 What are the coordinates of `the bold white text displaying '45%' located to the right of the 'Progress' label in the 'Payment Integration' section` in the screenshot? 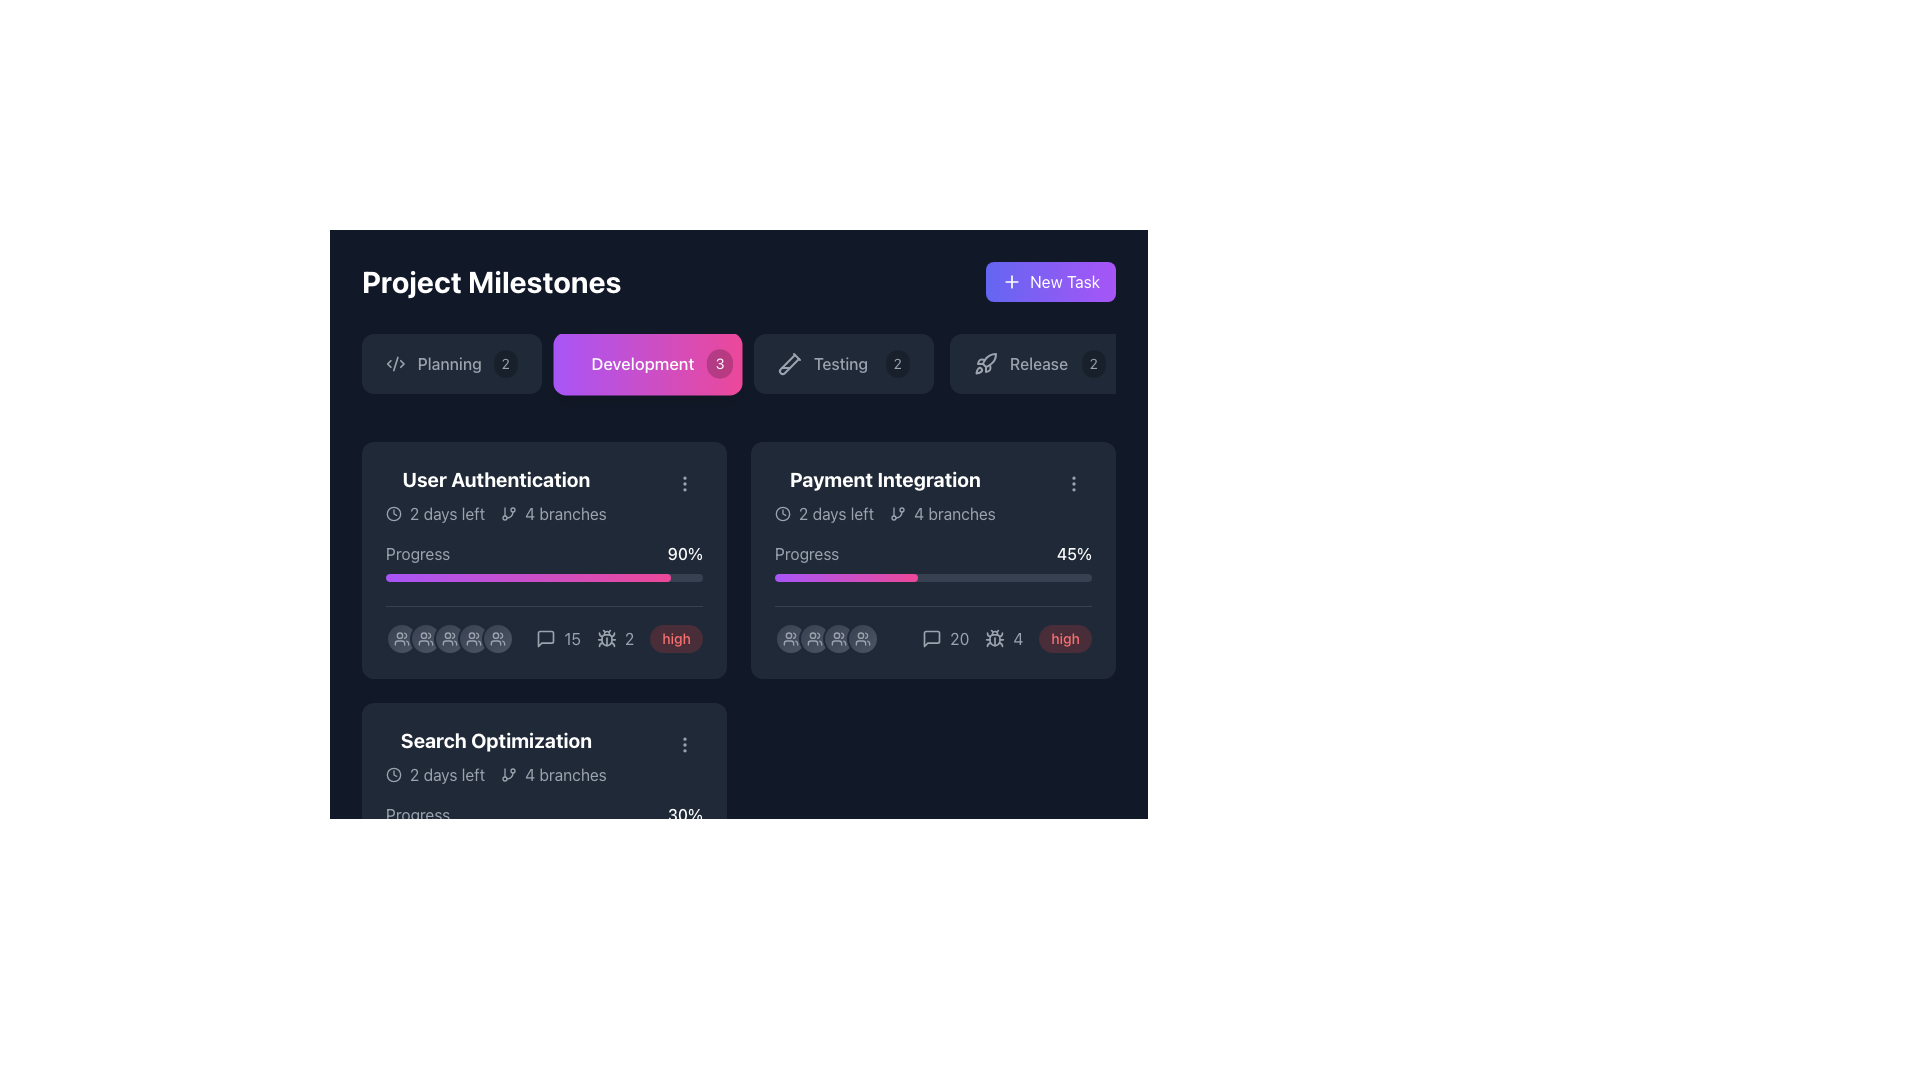 It's located at (1073, 554).